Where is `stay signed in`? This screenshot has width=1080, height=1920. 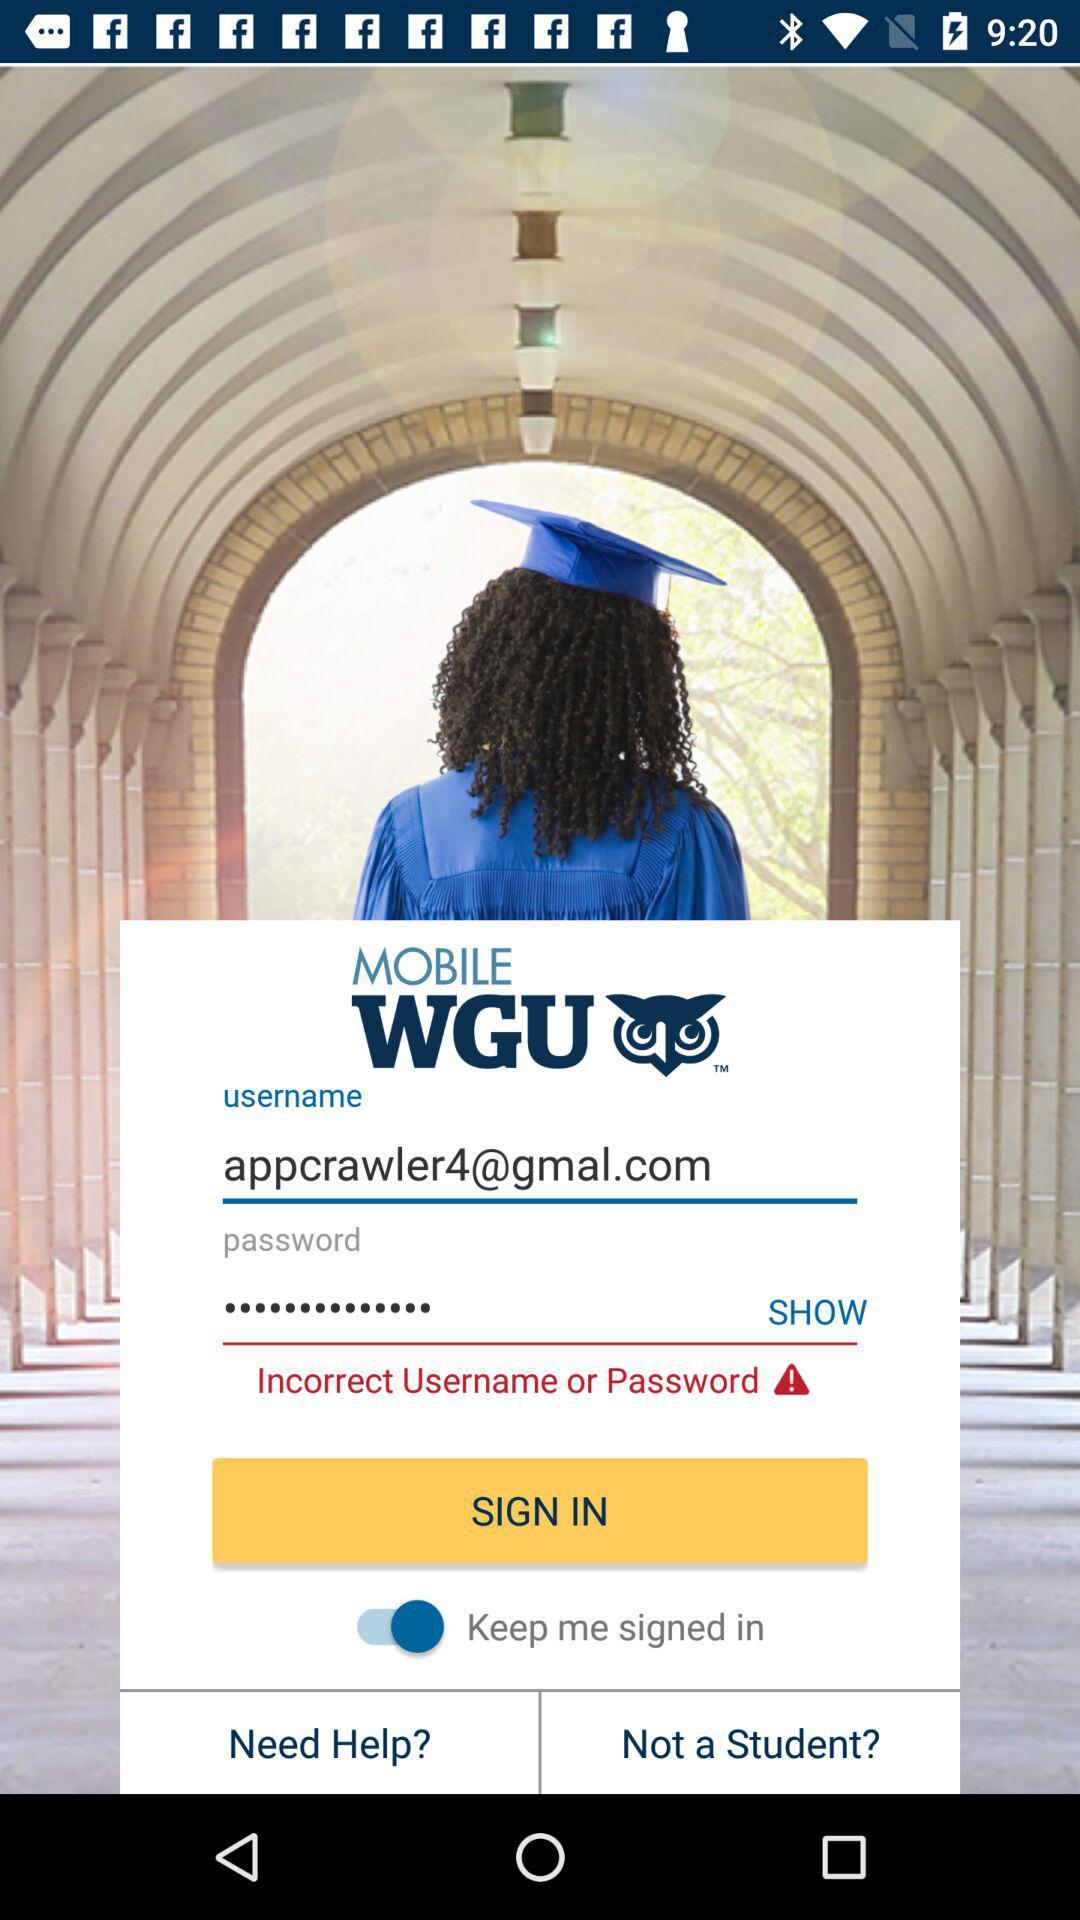 stay signed in is located at coordinates (390, 1626).